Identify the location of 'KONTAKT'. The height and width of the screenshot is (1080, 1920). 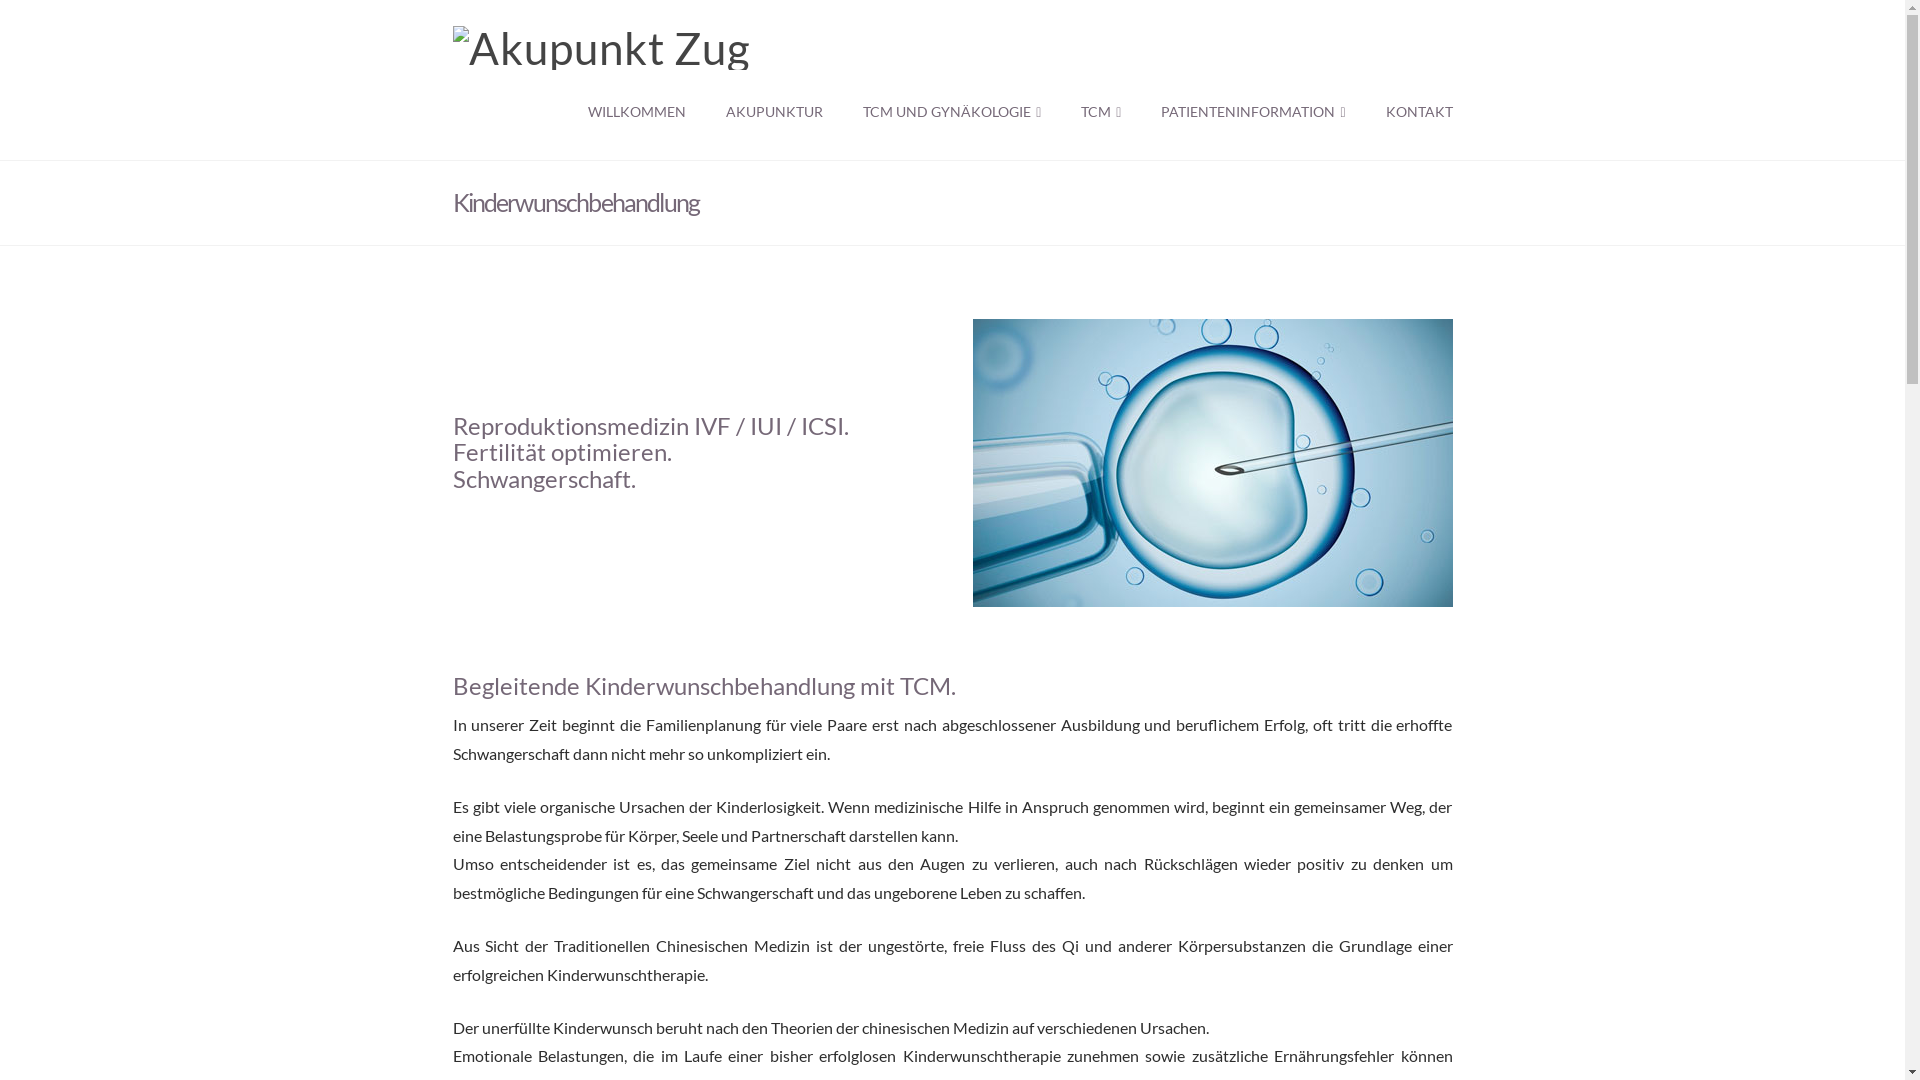
(1408, 115).